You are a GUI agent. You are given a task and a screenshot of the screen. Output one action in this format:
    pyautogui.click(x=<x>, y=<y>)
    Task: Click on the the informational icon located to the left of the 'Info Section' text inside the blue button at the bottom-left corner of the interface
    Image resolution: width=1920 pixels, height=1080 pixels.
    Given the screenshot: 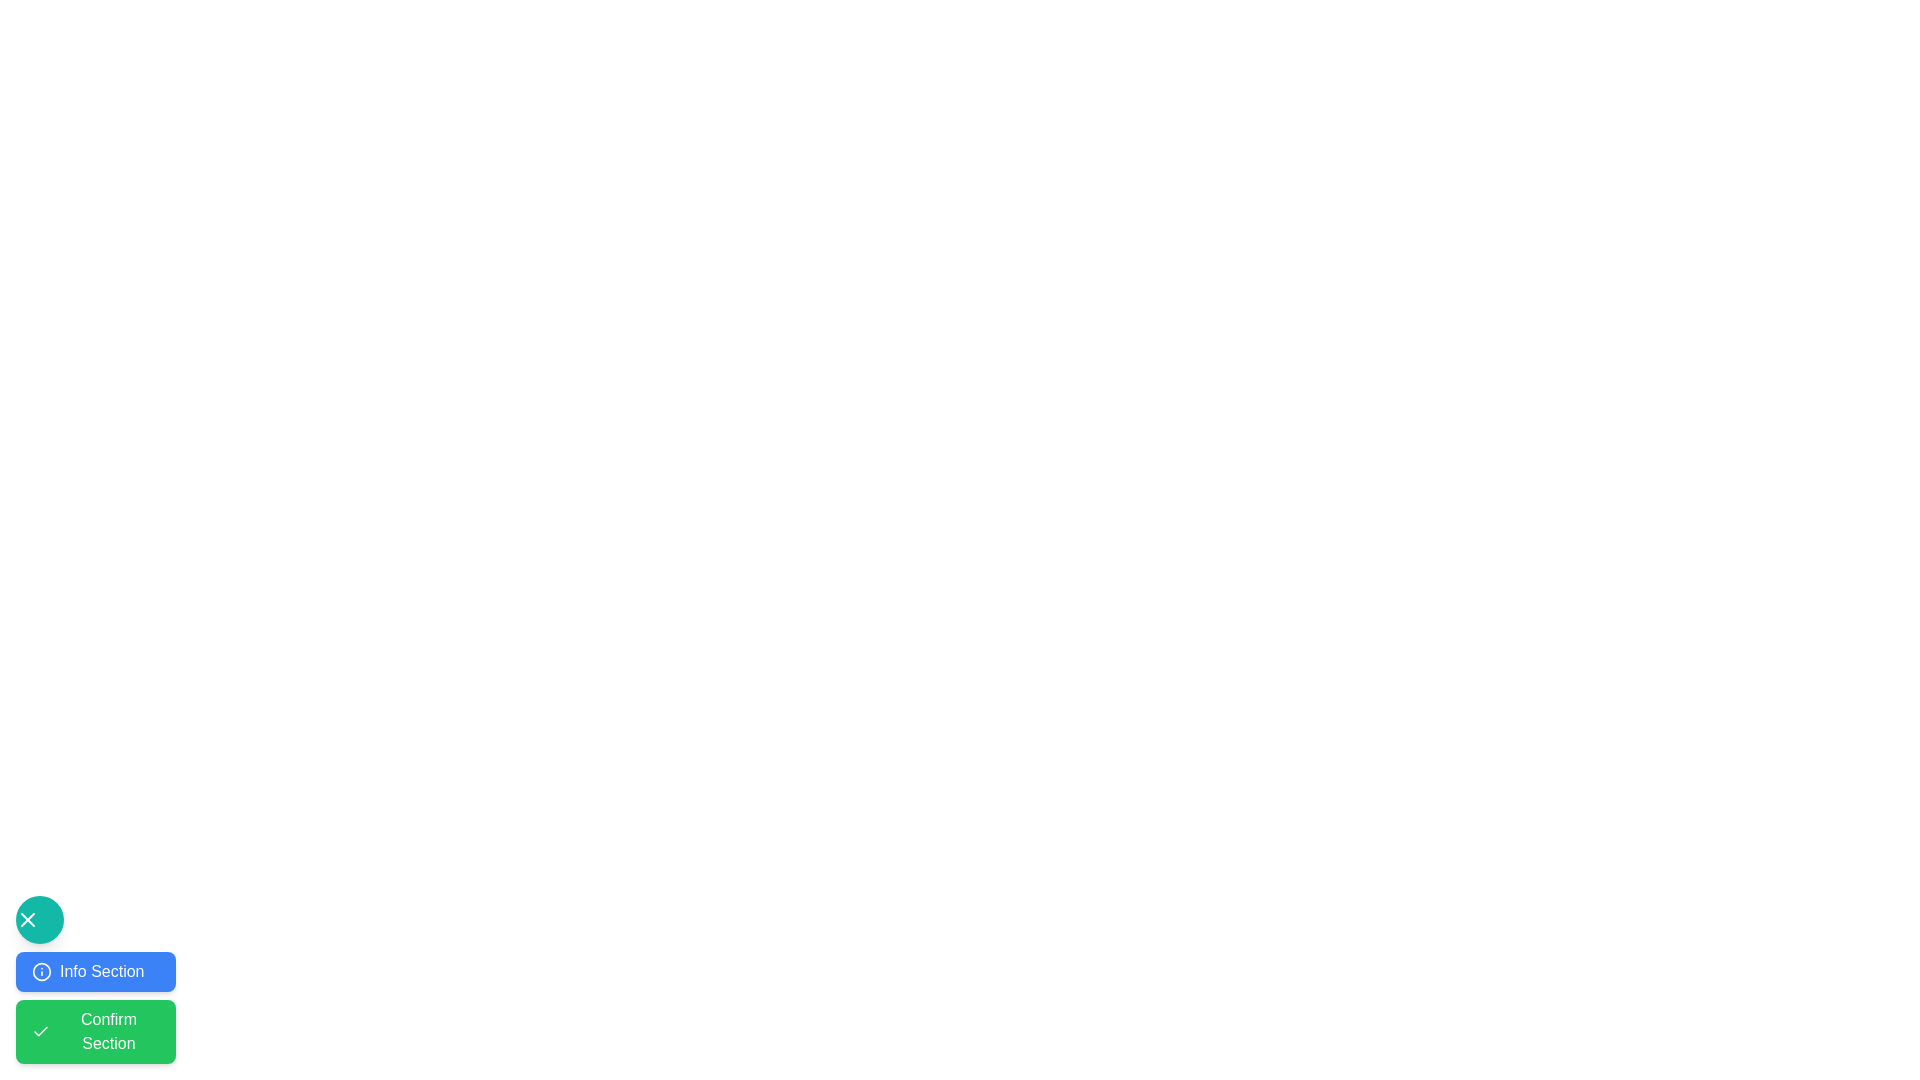 What is the action you would take?
    pyautogui.click(x=42, y=971)
    